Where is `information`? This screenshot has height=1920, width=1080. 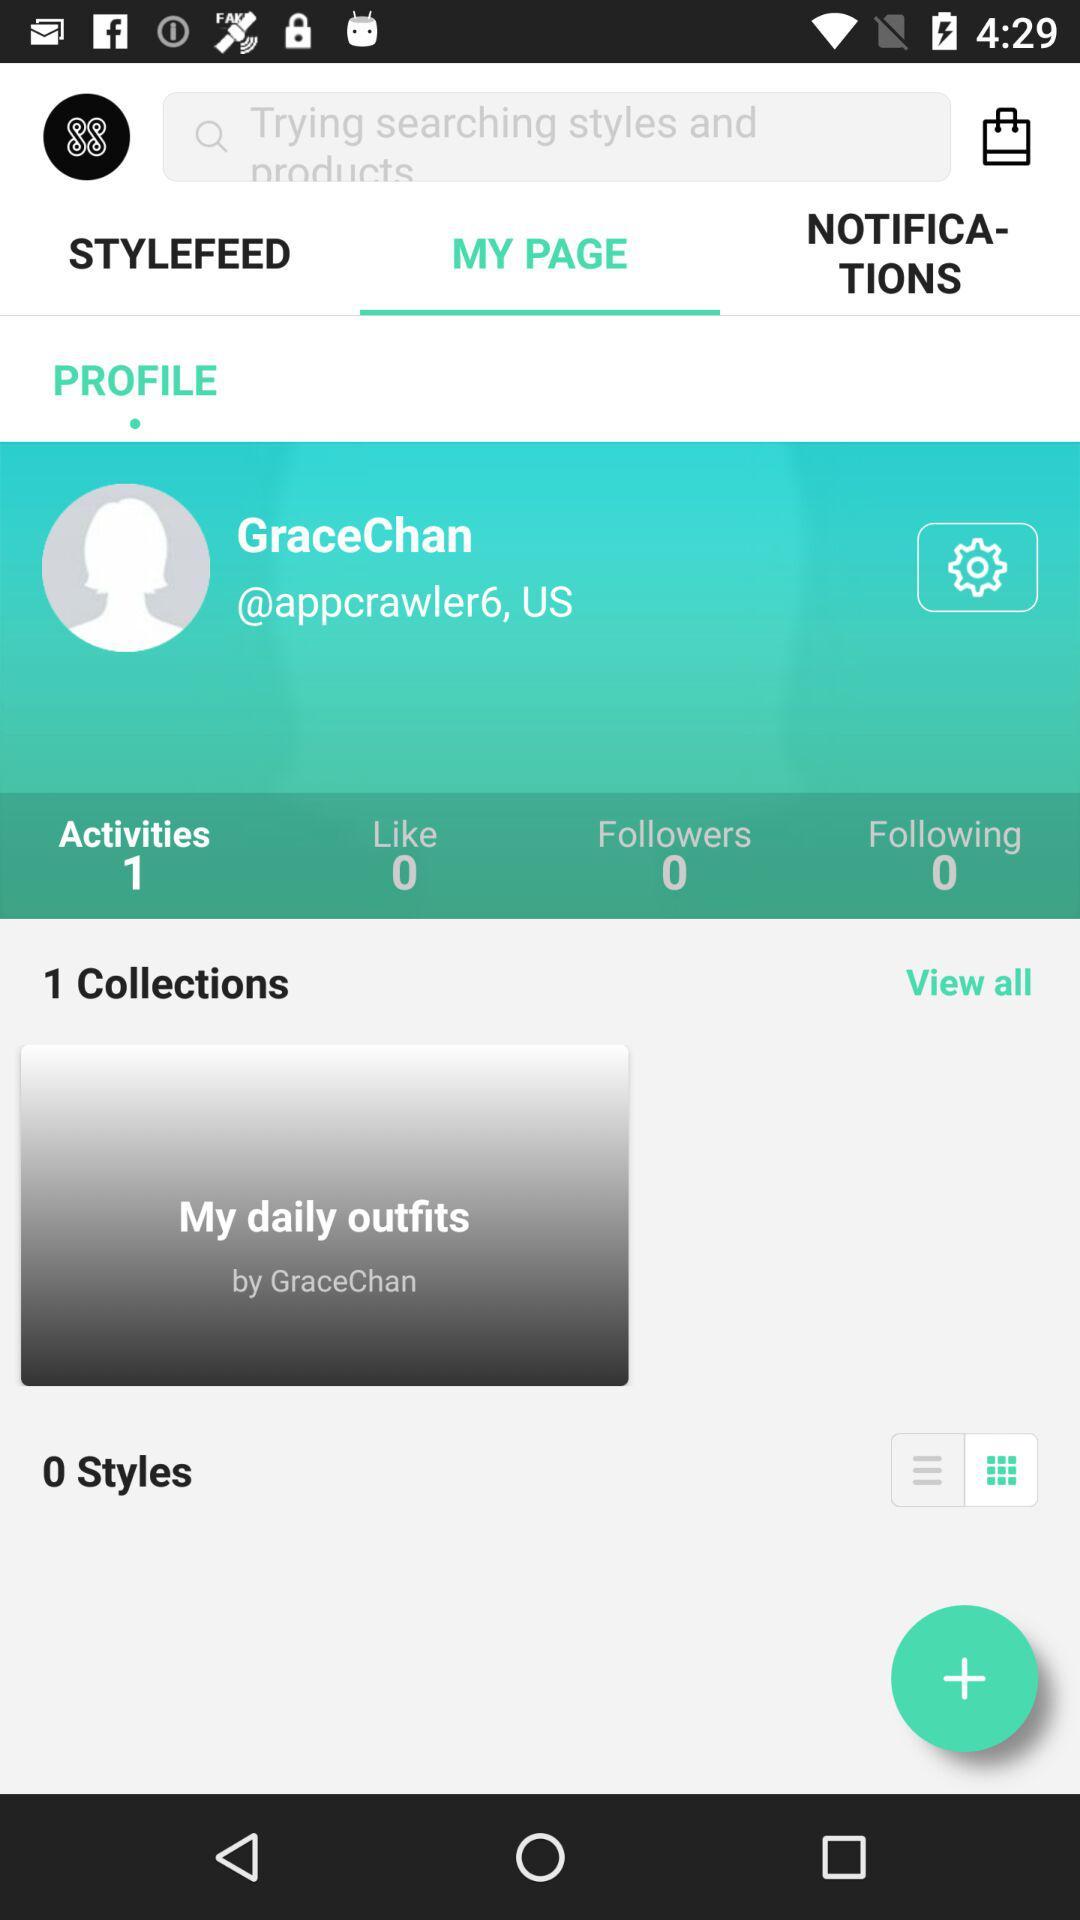
information is located at coordinates (963, 1678).